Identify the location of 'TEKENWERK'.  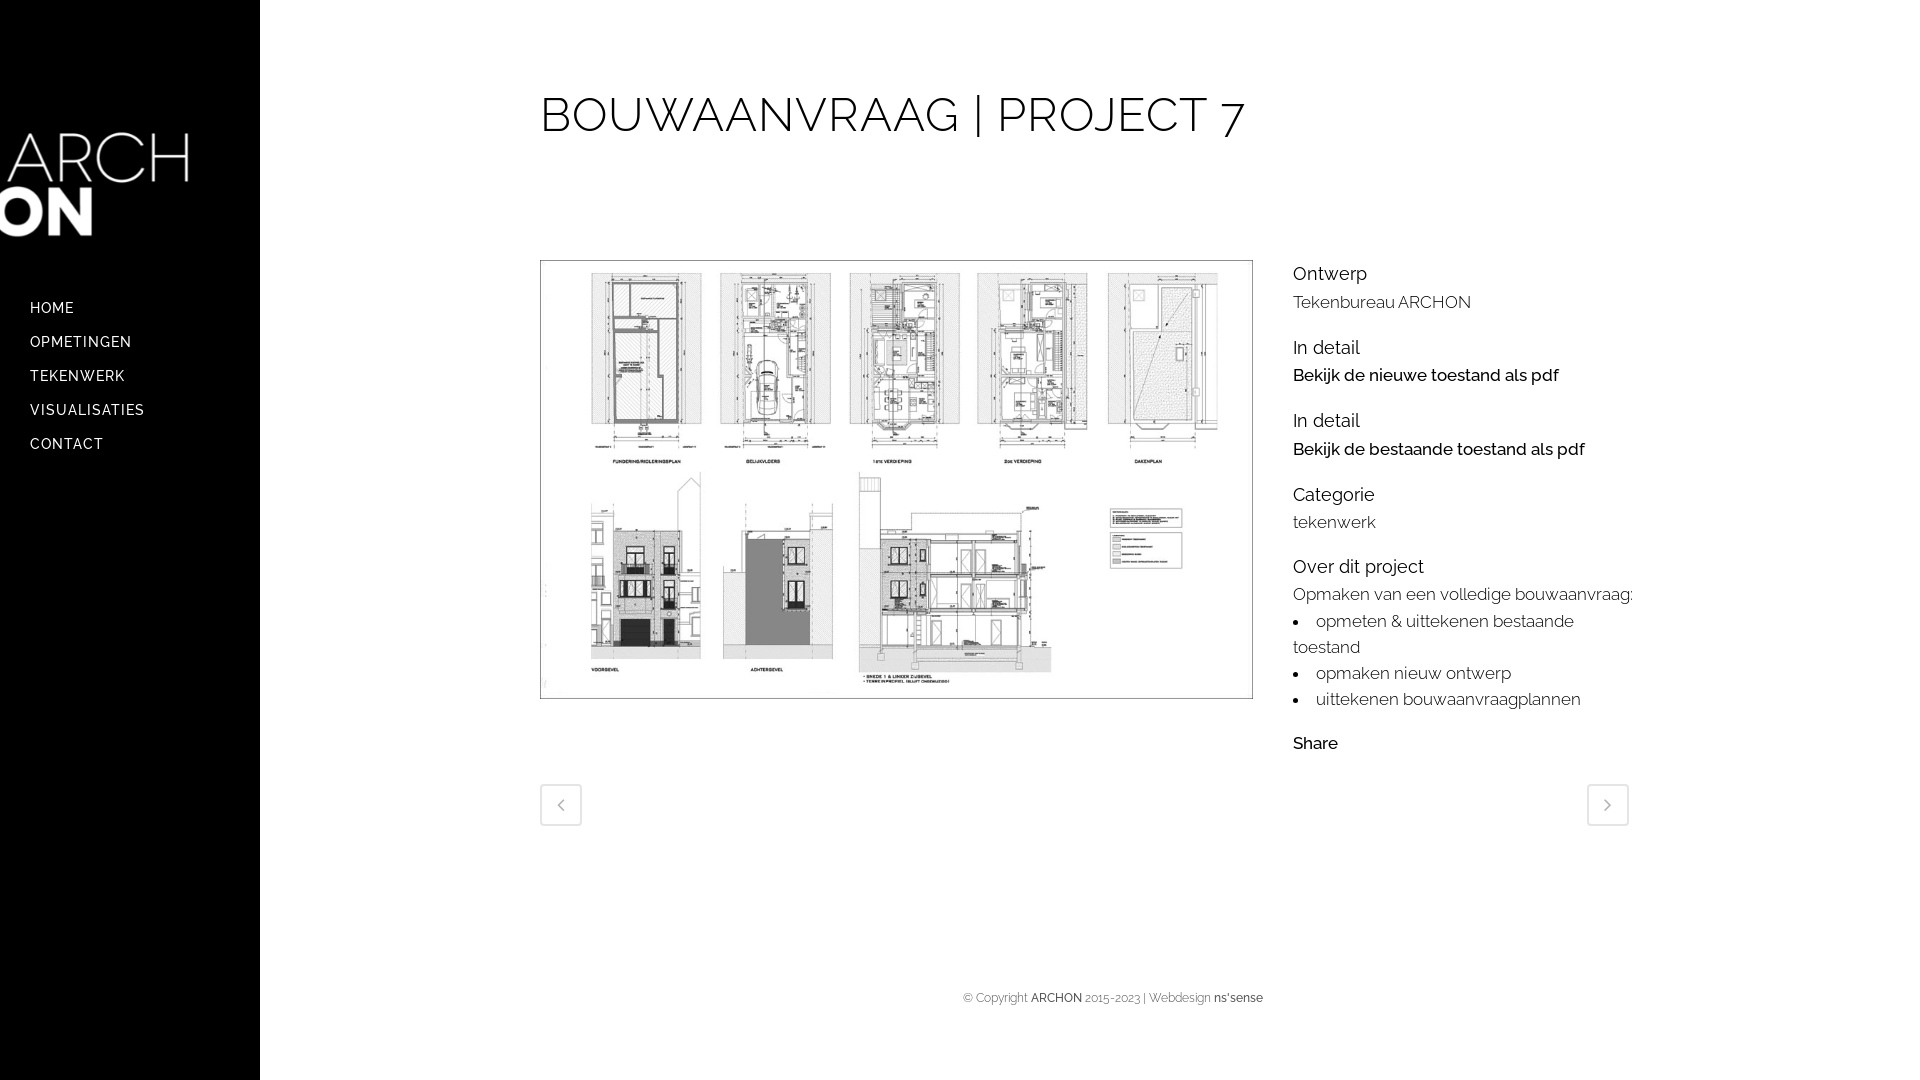
(128, 375).